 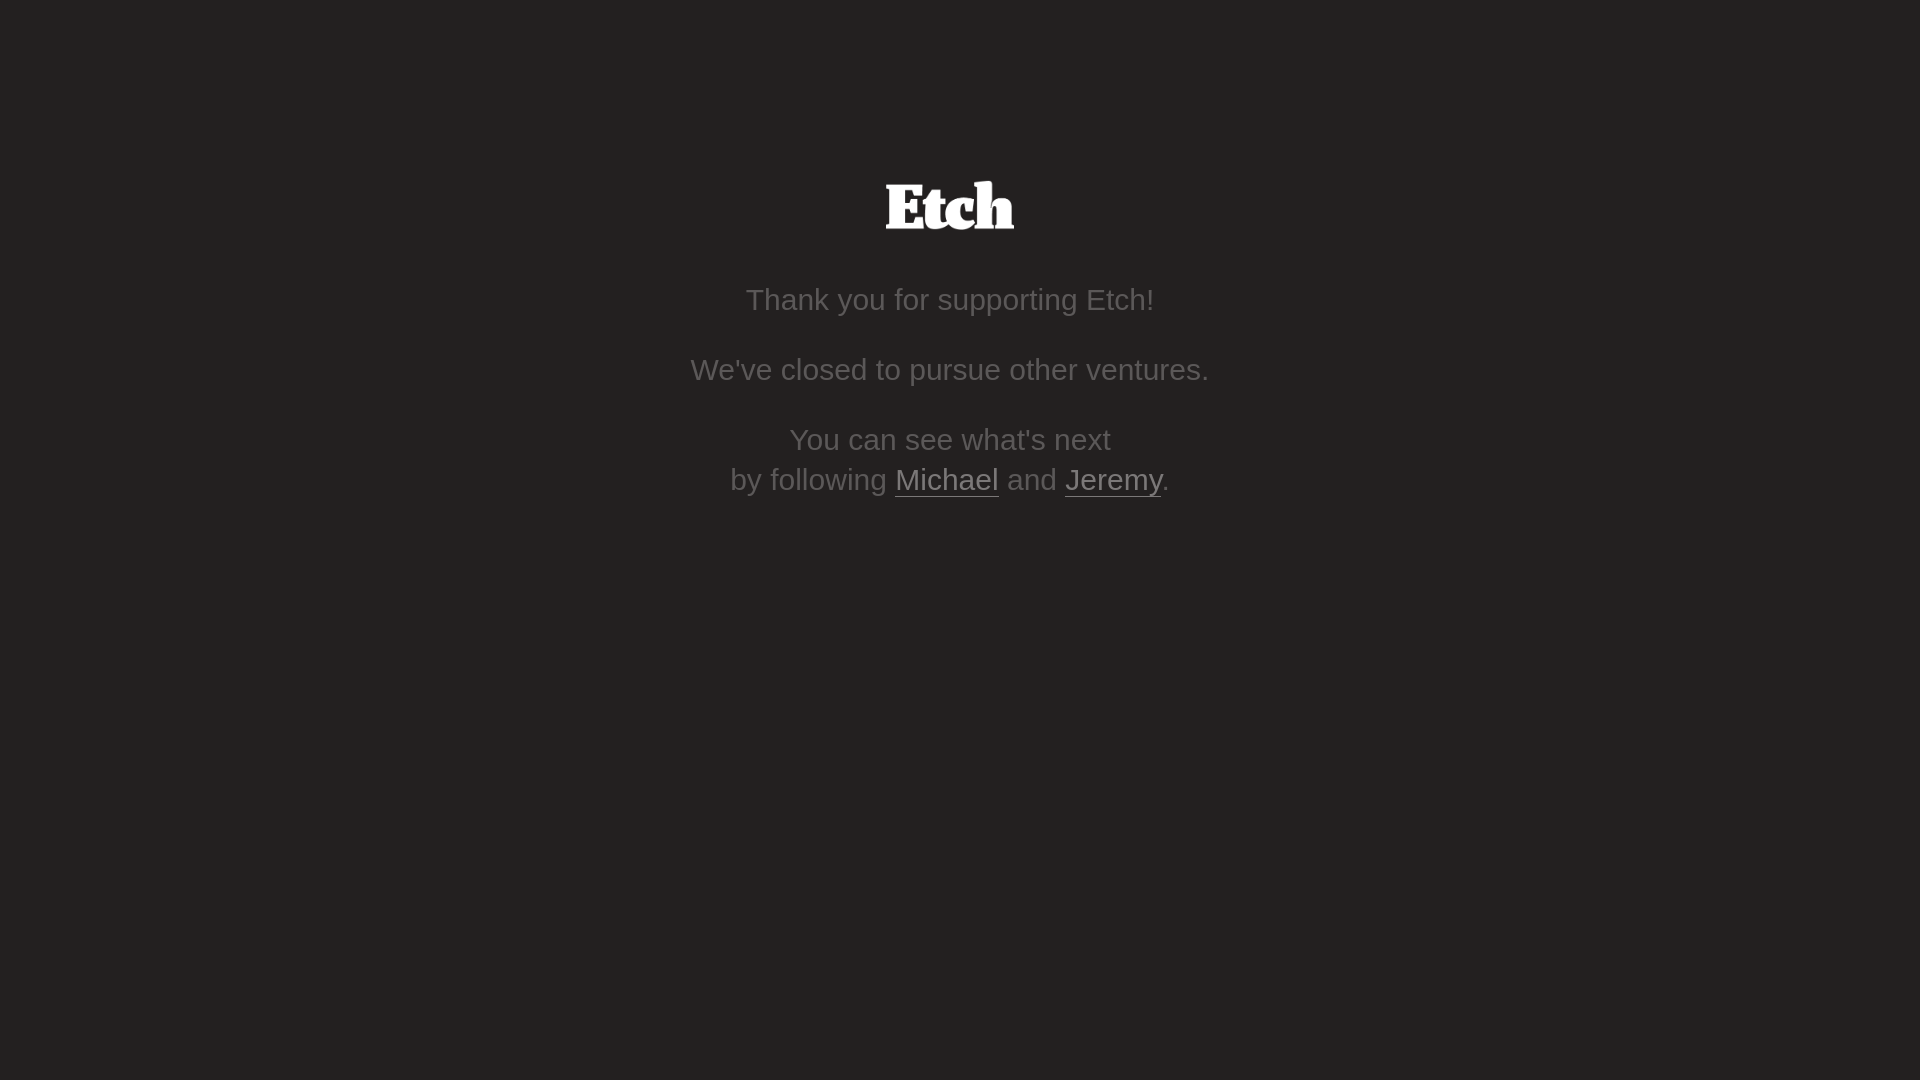 What do you see at coordinates (945, 479) in the screenshot?
I see `'Michael'` at bounding box center [945, 479].